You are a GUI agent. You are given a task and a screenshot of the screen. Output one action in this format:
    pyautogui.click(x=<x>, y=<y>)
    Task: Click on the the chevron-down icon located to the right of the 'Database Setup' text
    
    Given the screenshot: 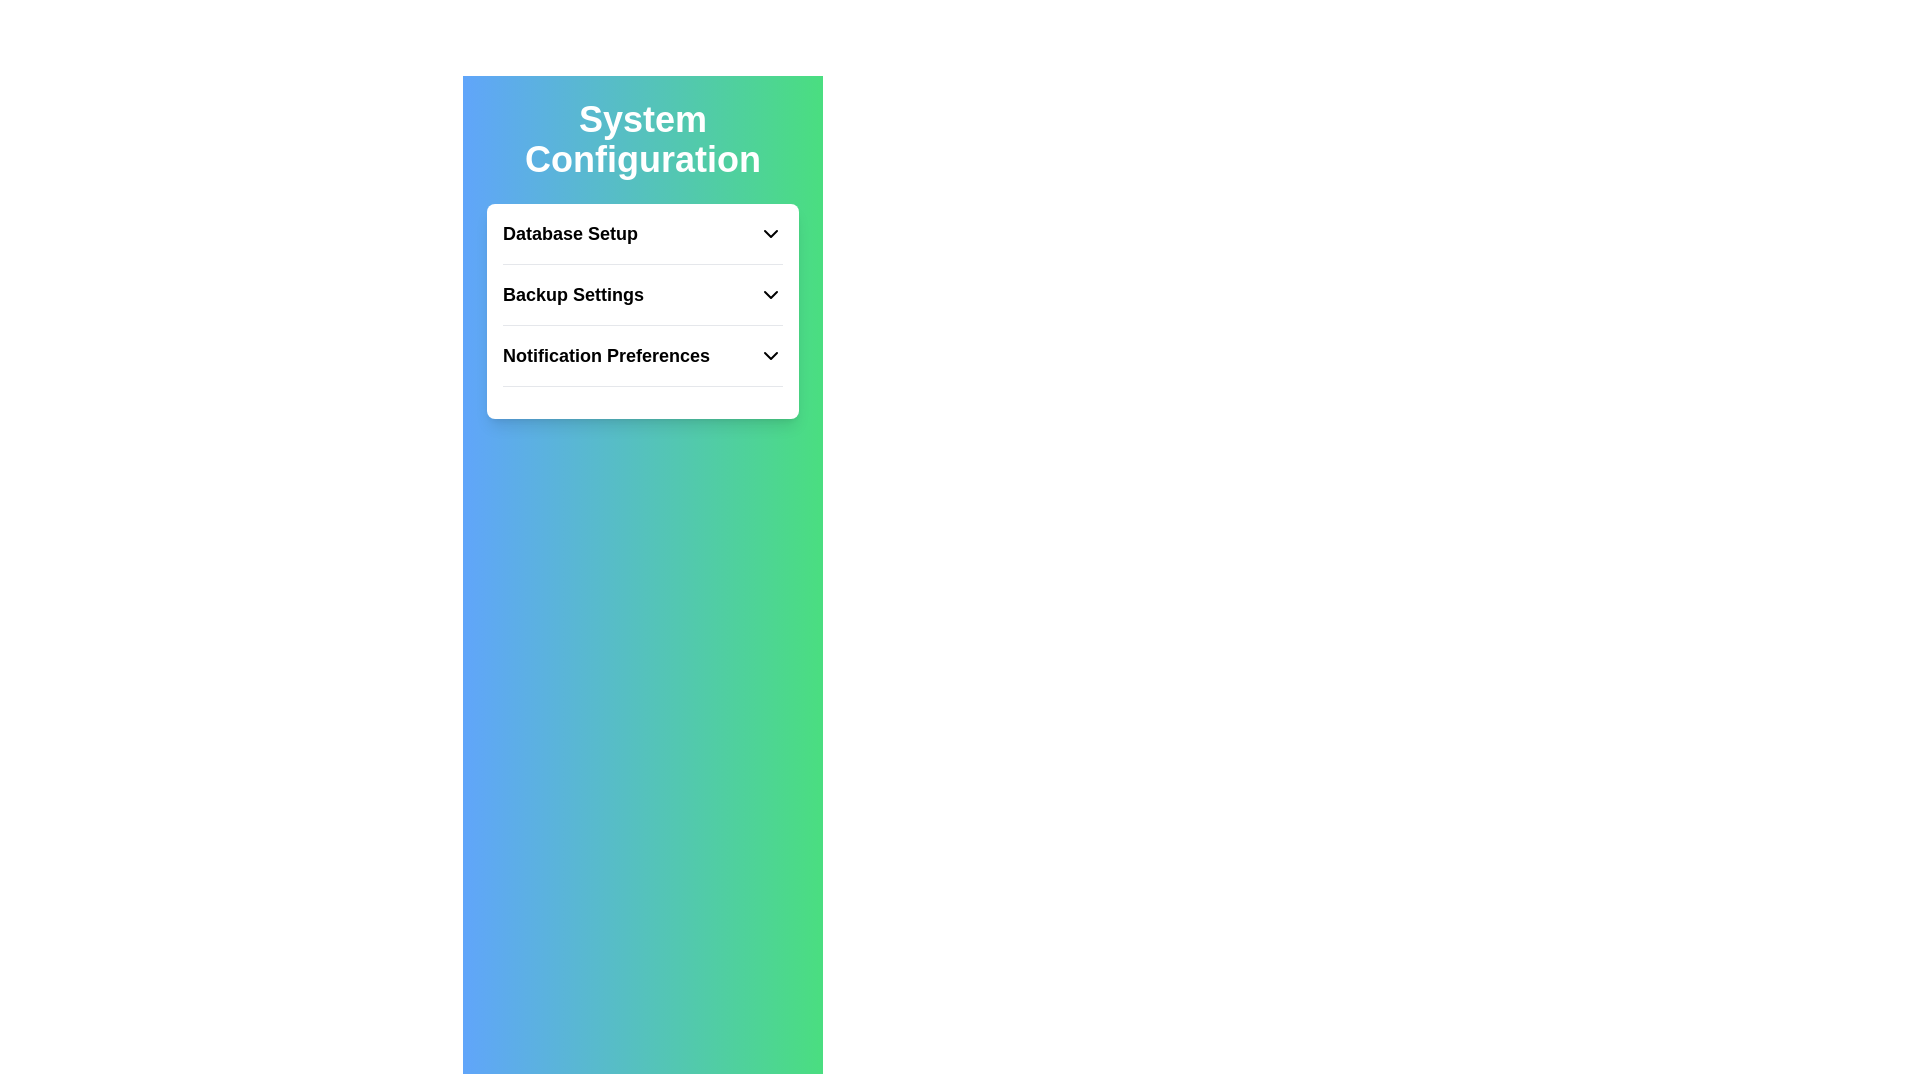 What is the action you would take?
    pyautogui.click(x=770, y=233)
    